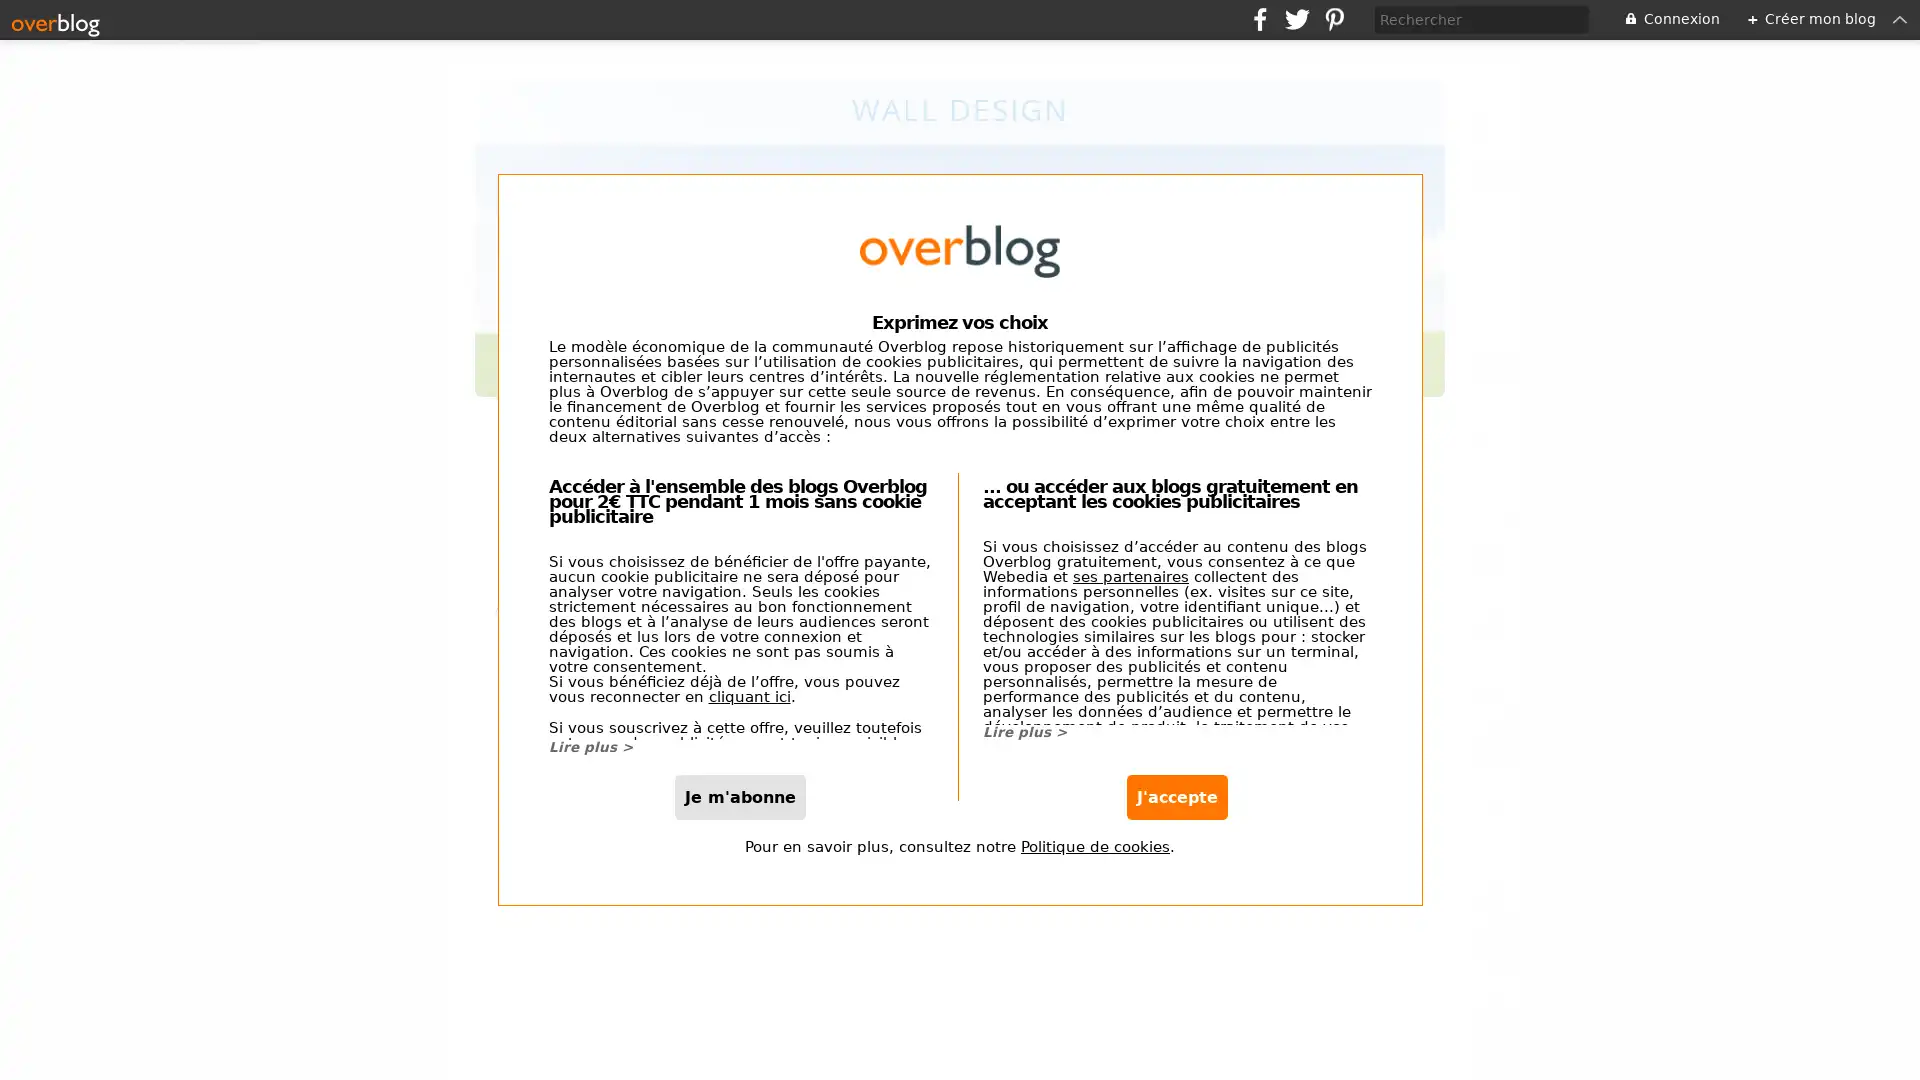  I want to click on Je m'abonne, so click(739, 795).